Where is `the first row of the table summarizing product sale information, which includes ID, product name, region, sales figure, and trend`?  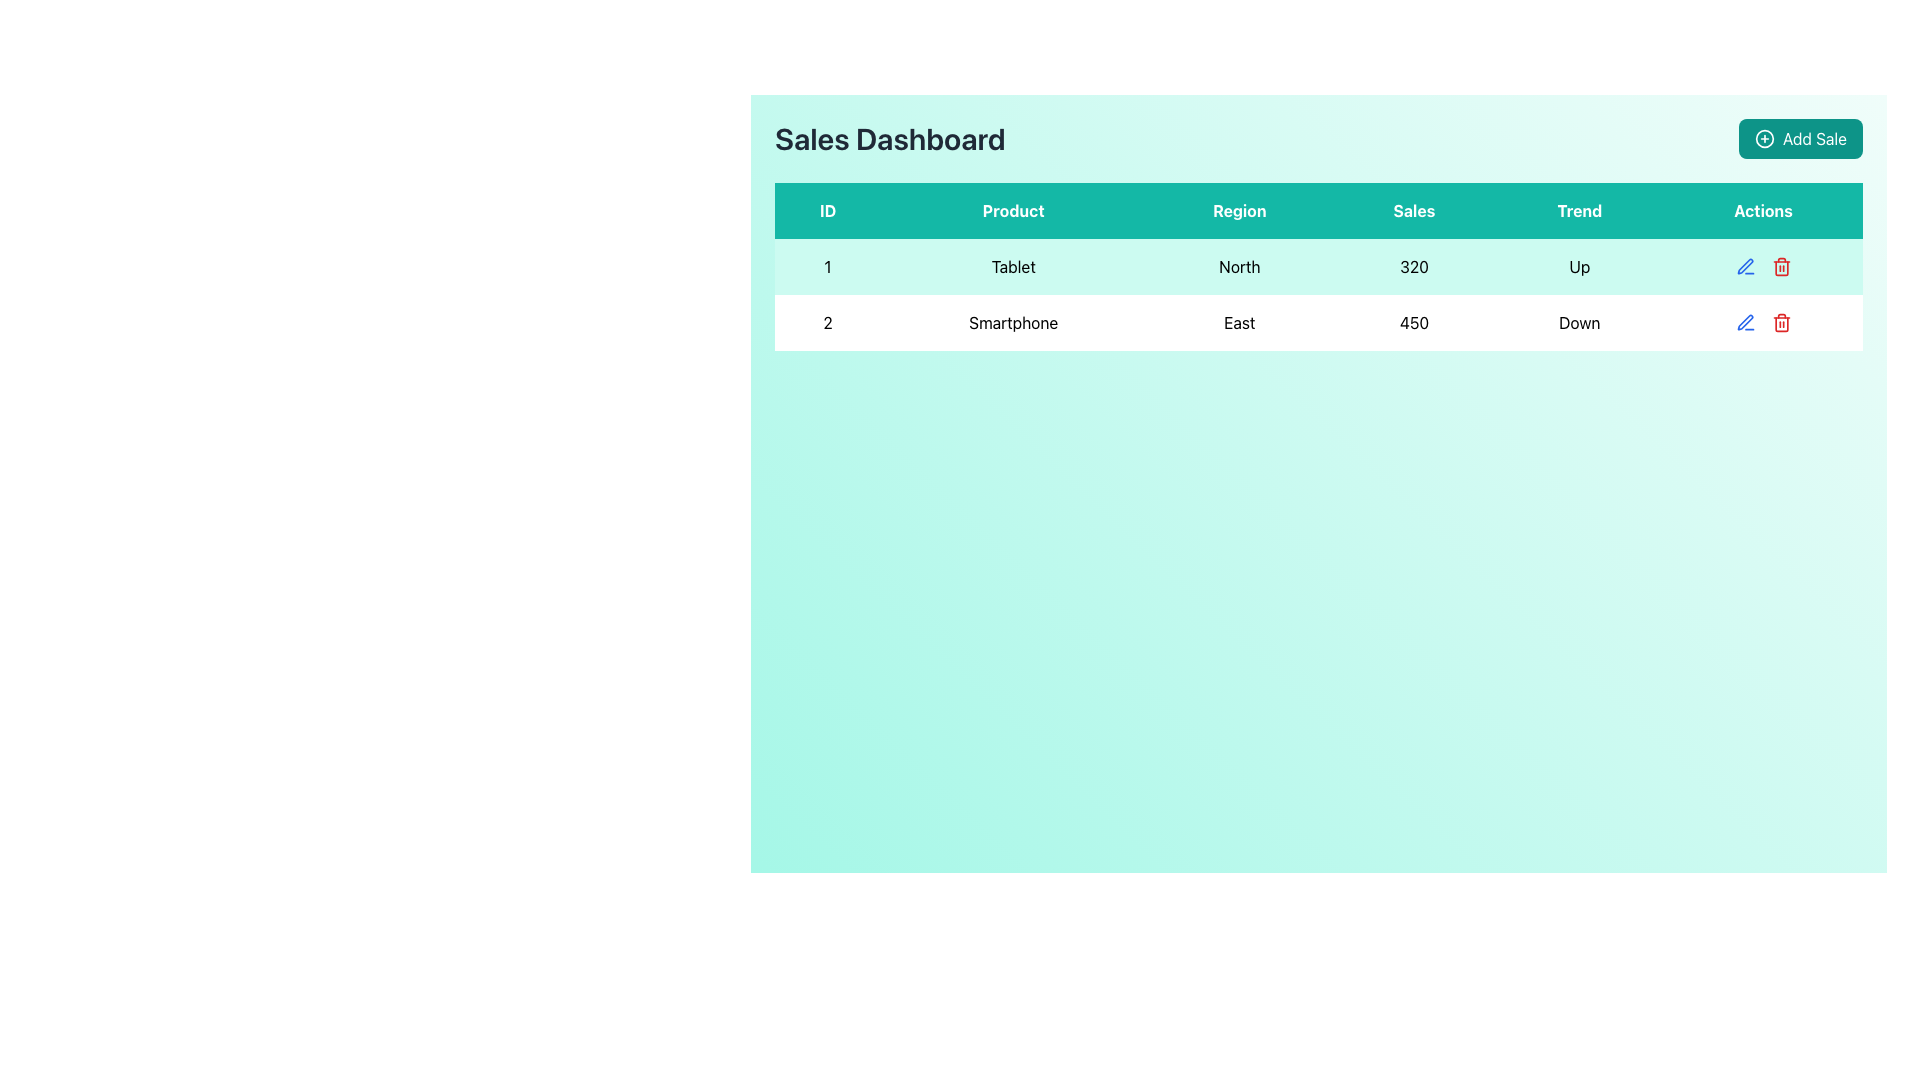
the first row of the table summarizing product sale information, which includes ID, product name, region, sales figure, and trend is located at coordinates (1319, 265).